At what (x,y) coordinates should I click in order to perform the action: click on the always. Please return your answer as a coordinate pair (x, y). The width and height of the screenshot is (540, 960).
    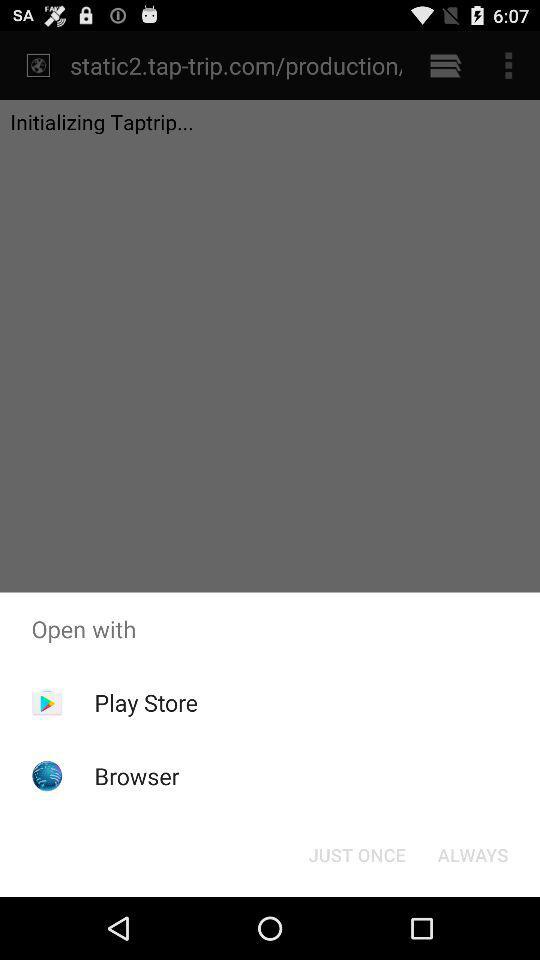
    Looking at the image, I should click on (472, 853).